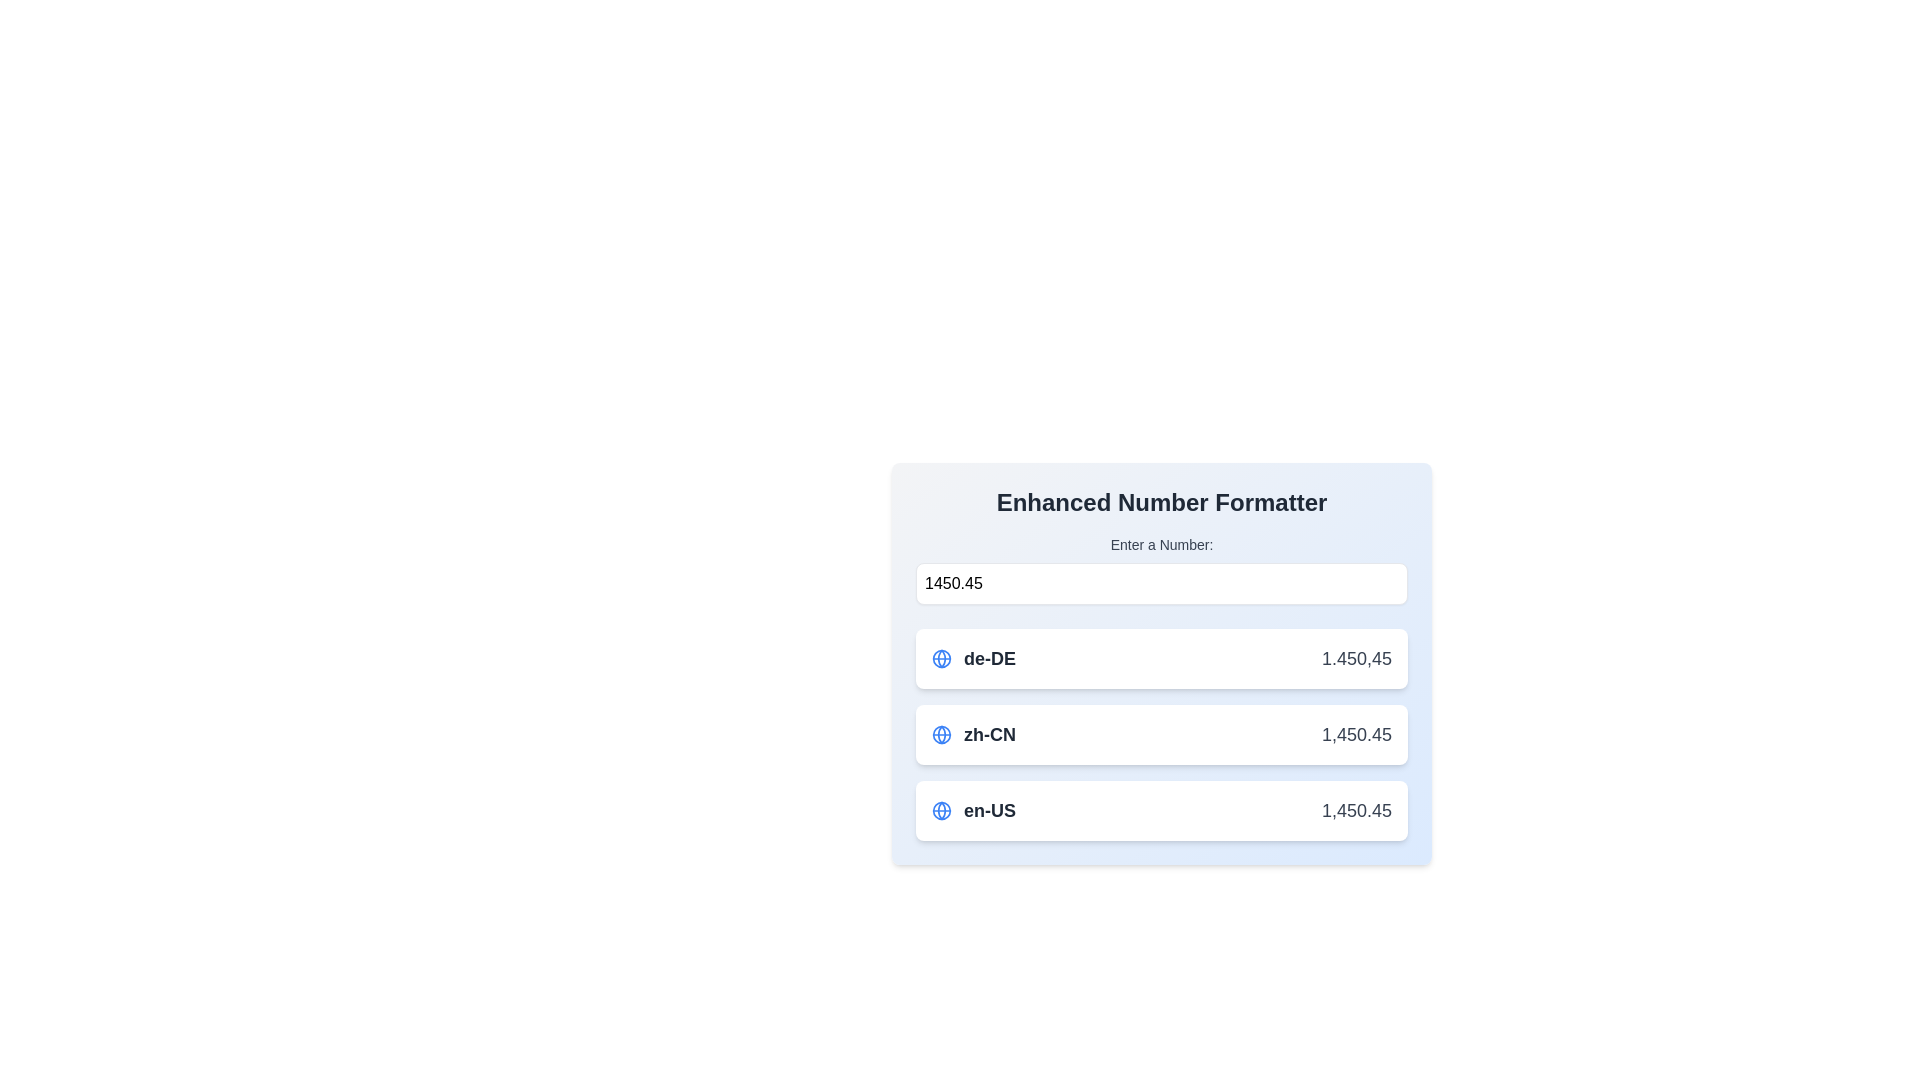 This screenshot has height=1080, width=1920. What do you see at coordinates (1356, 810) in the screenshot?
I see `formatted number displayed in the text display located on the right side of the row containing 'en-US' under 'Enhanced Number Formatter'` at bounding box center [1356, 810].